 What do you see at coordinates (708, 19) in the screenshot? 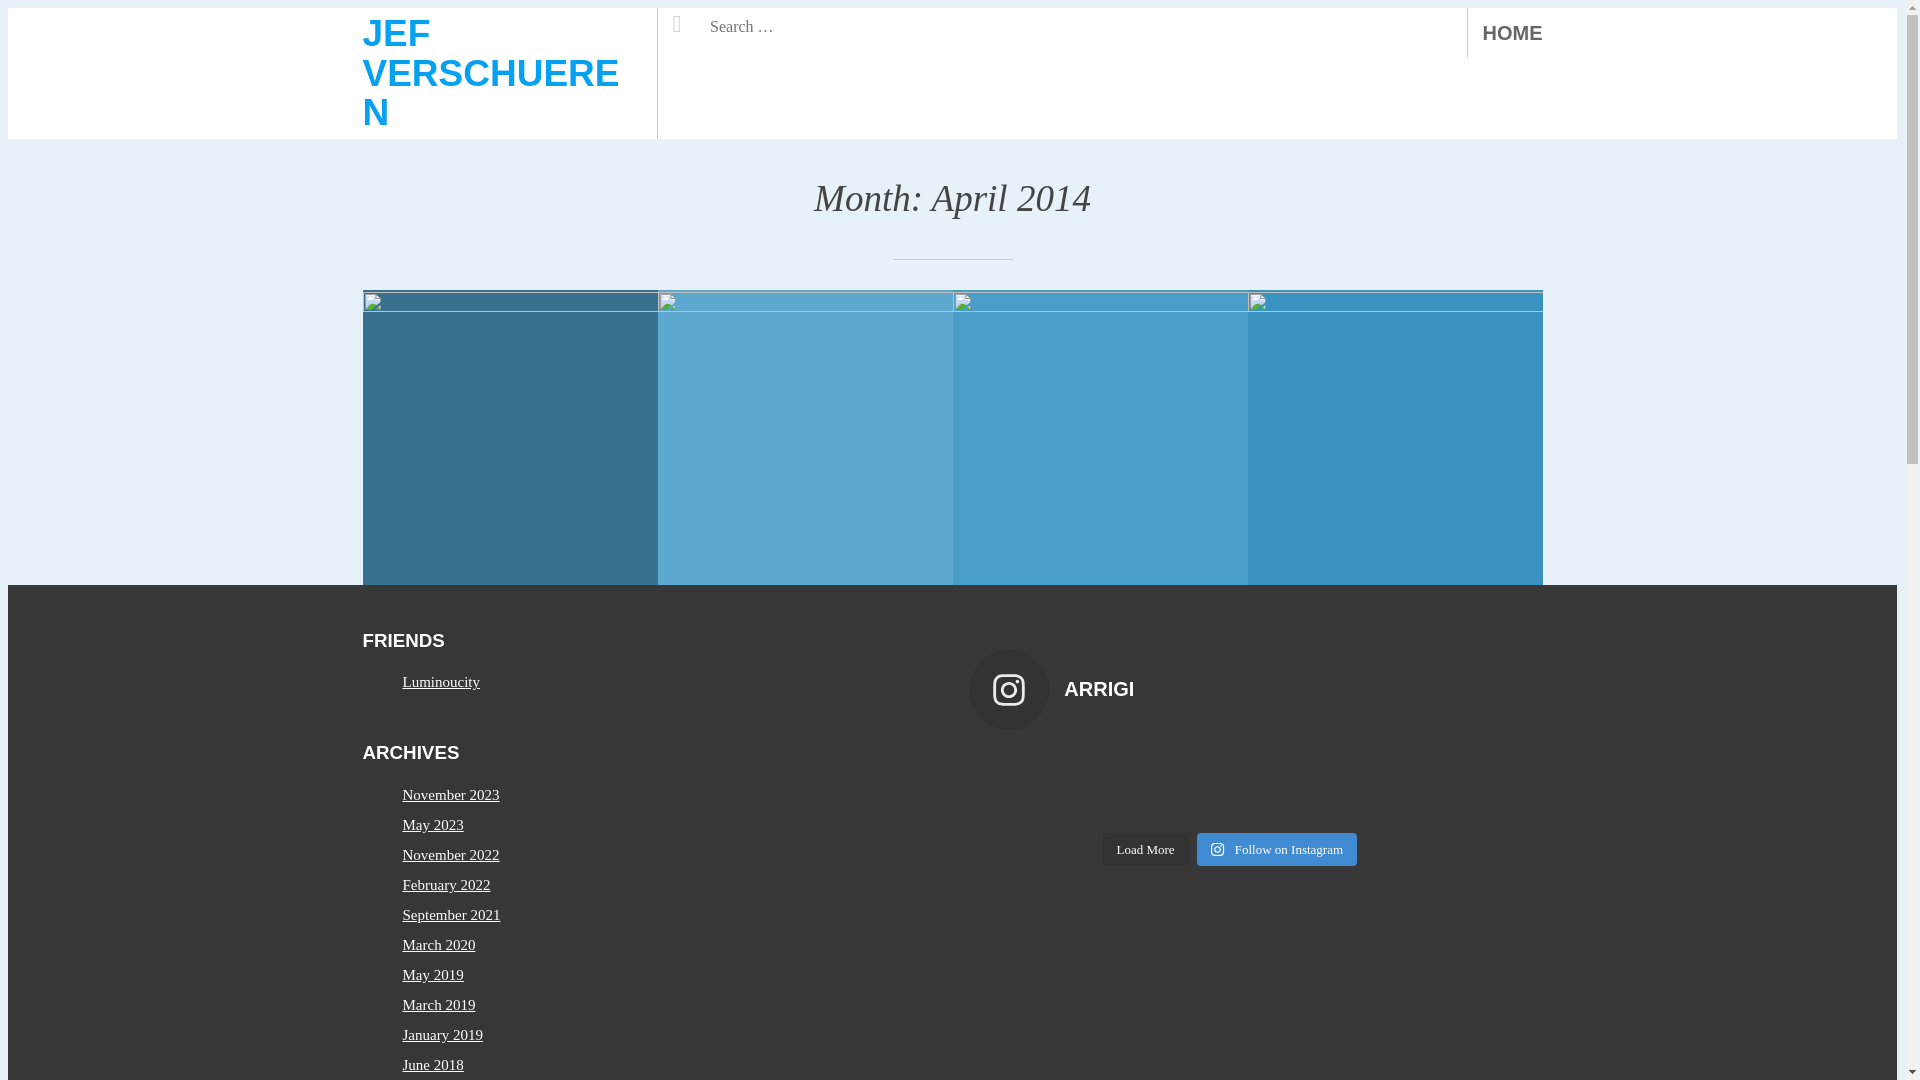
I see `'Search'` at bounding box center [708, 19].